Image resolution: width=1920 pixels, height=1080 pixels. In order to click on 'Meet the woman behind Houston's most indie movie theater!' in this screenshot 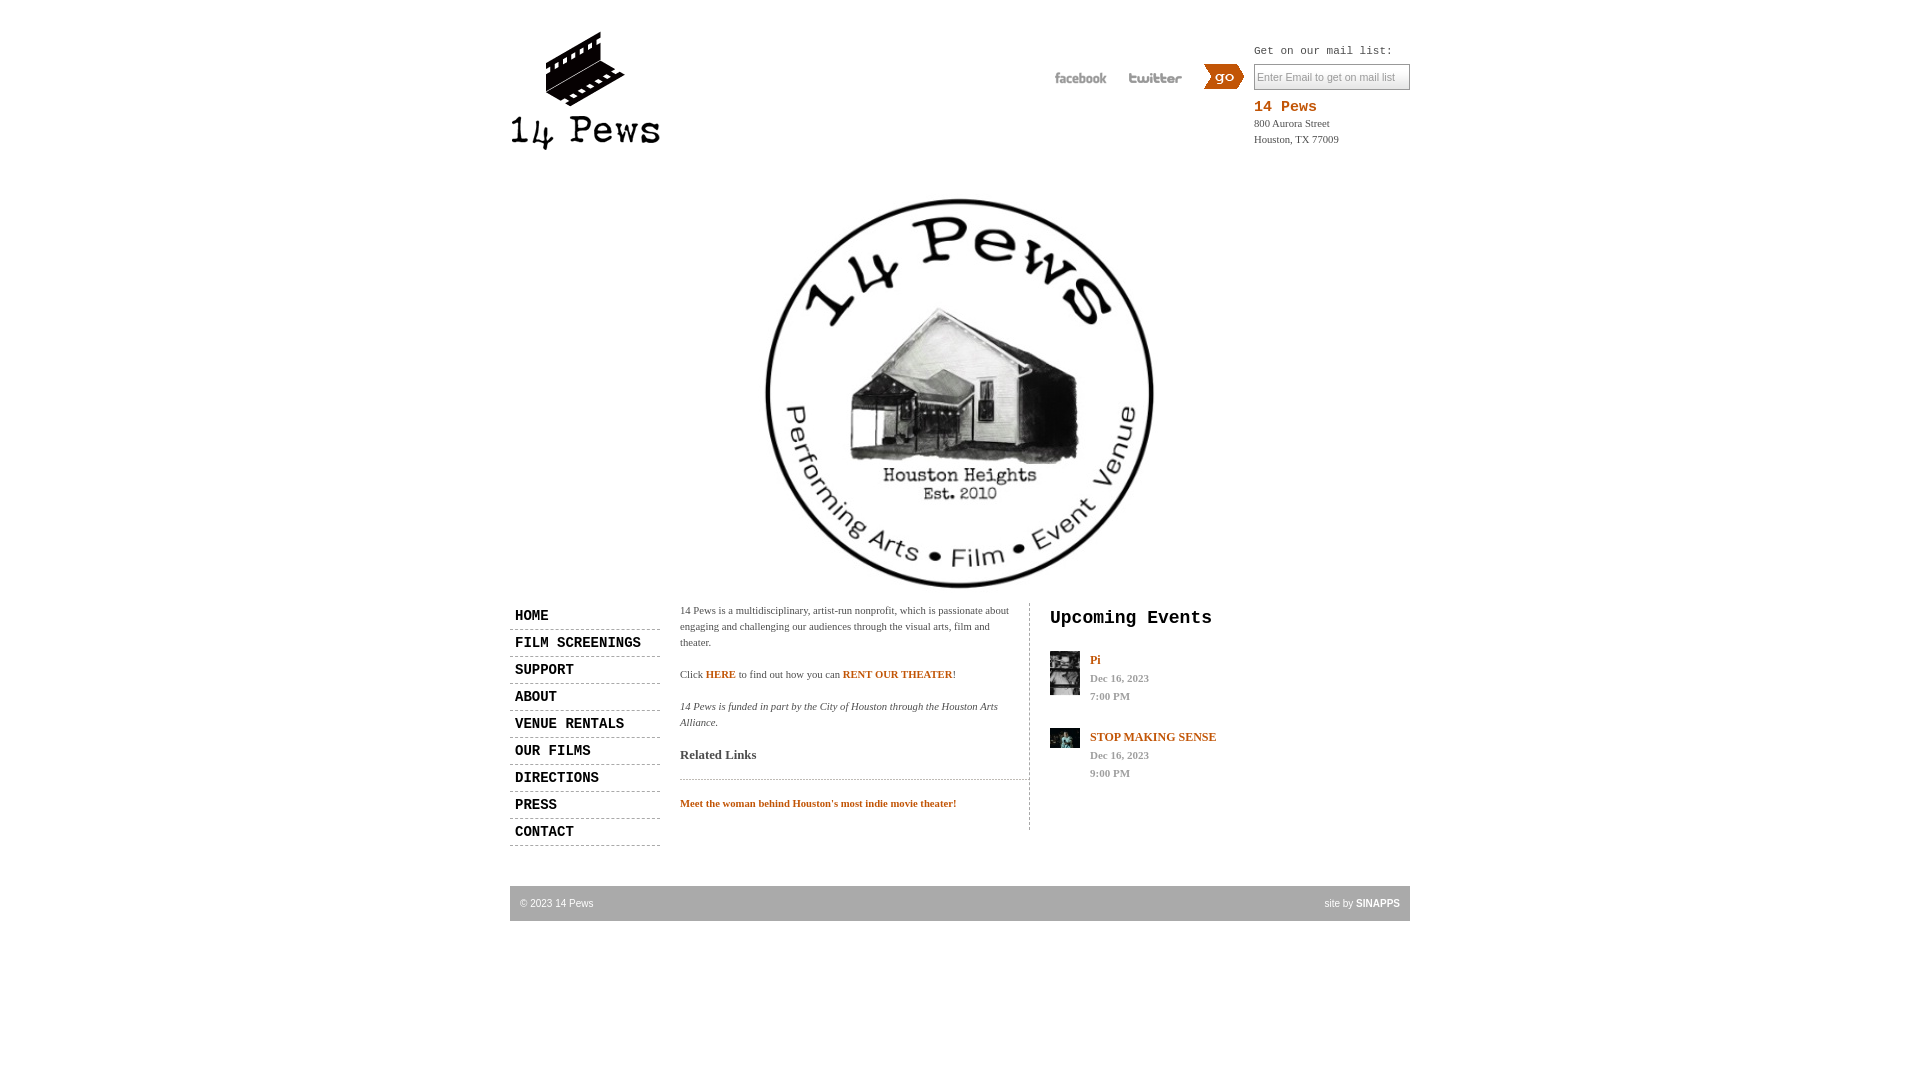, I will do `click(680, 802)`.